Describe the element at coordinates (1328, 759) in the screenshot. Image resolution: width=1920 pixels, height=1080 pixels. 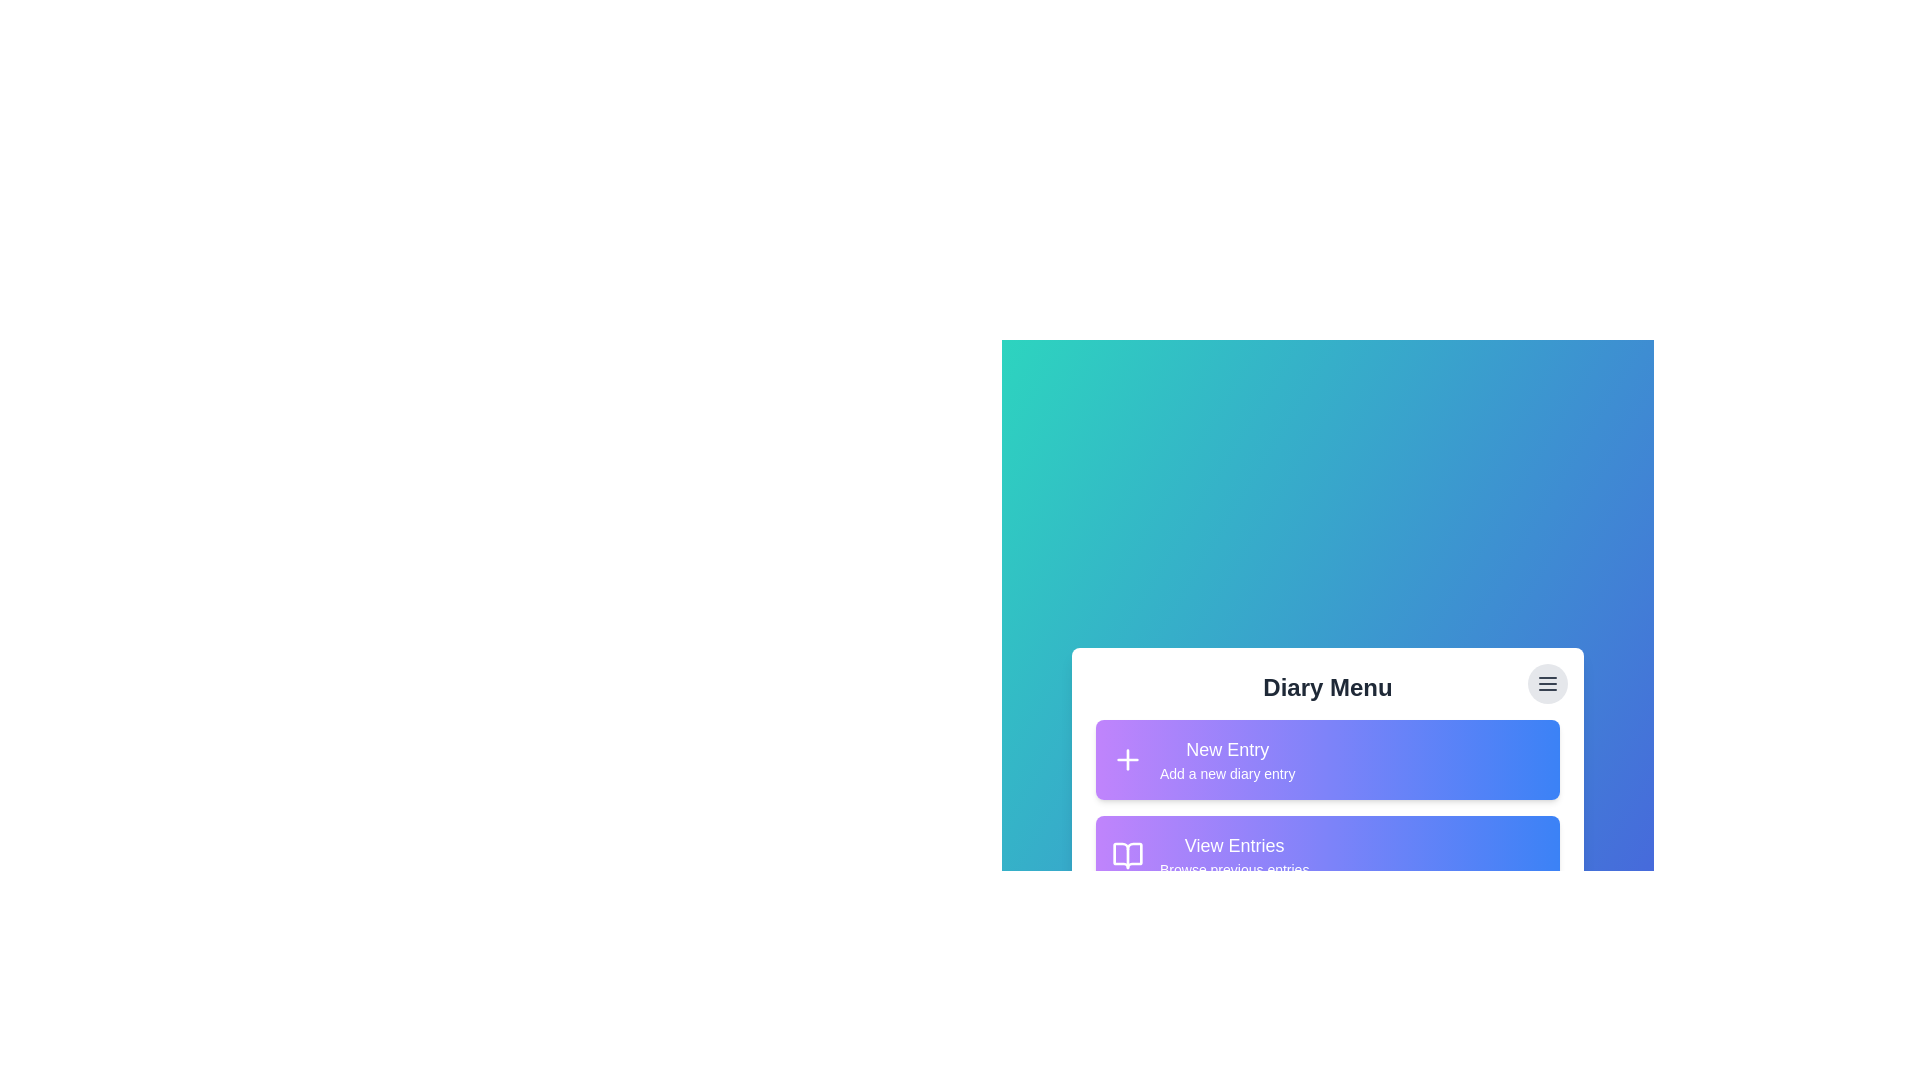
I see `the menu item New Entry from the menu` at that location.